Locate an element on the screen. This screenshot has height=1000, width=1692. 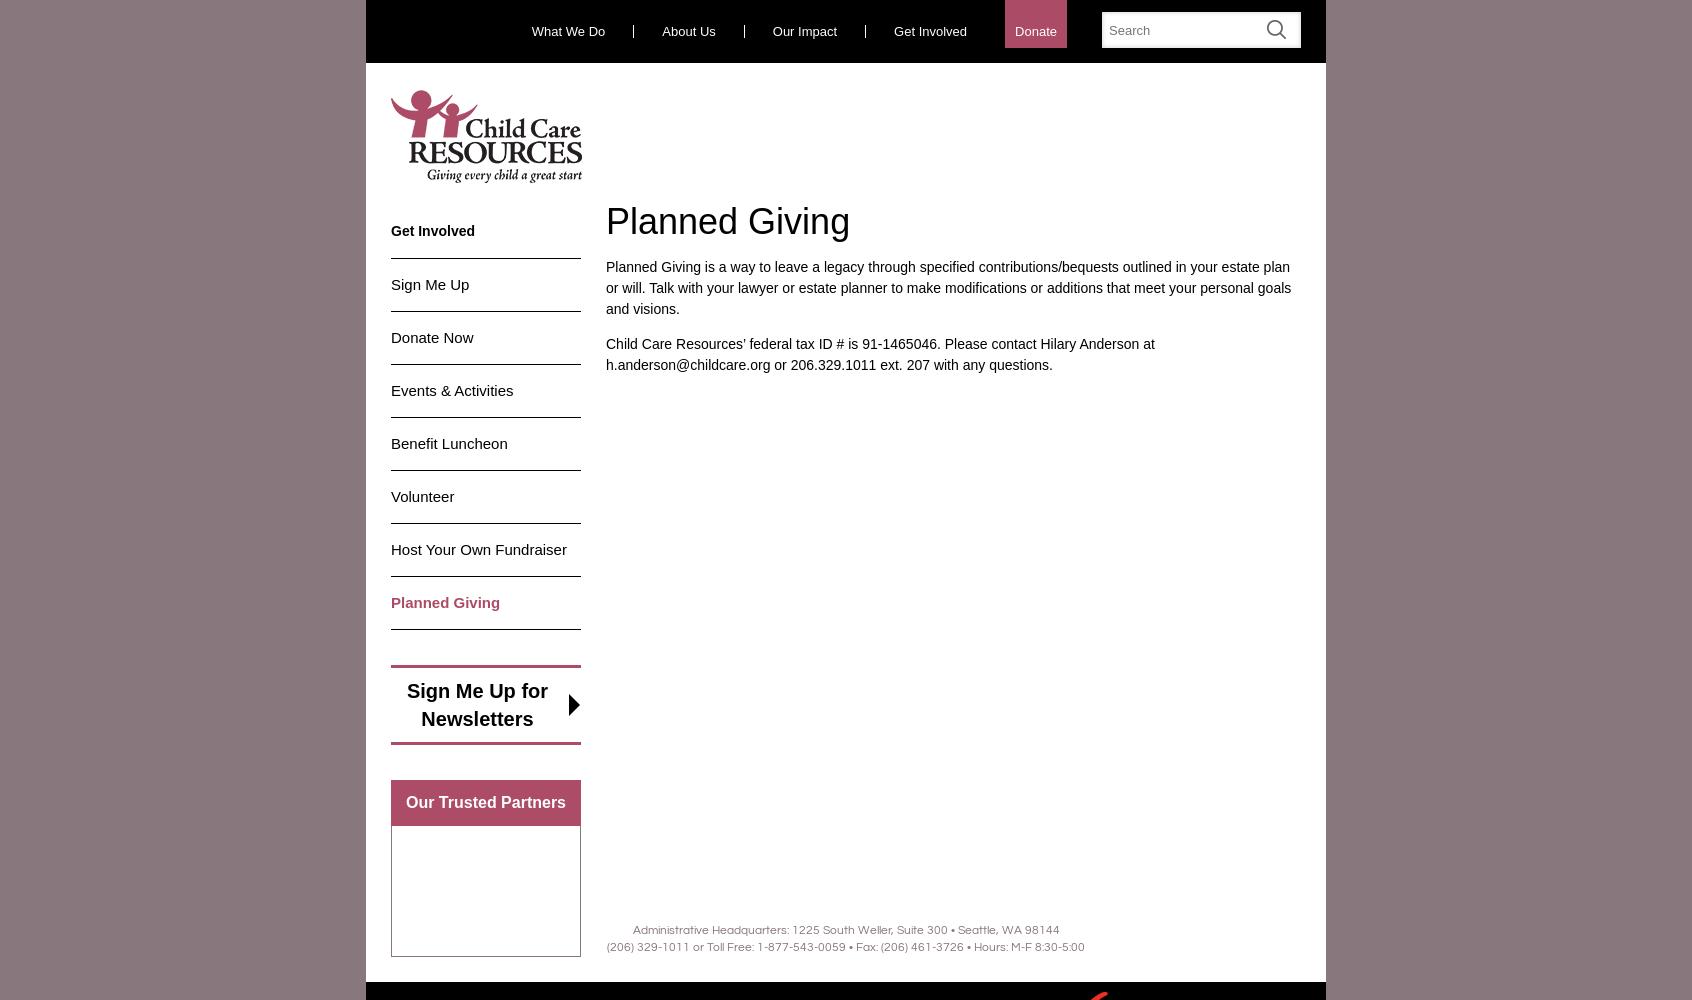
'What We Do' is located at coordinates (567, 31).